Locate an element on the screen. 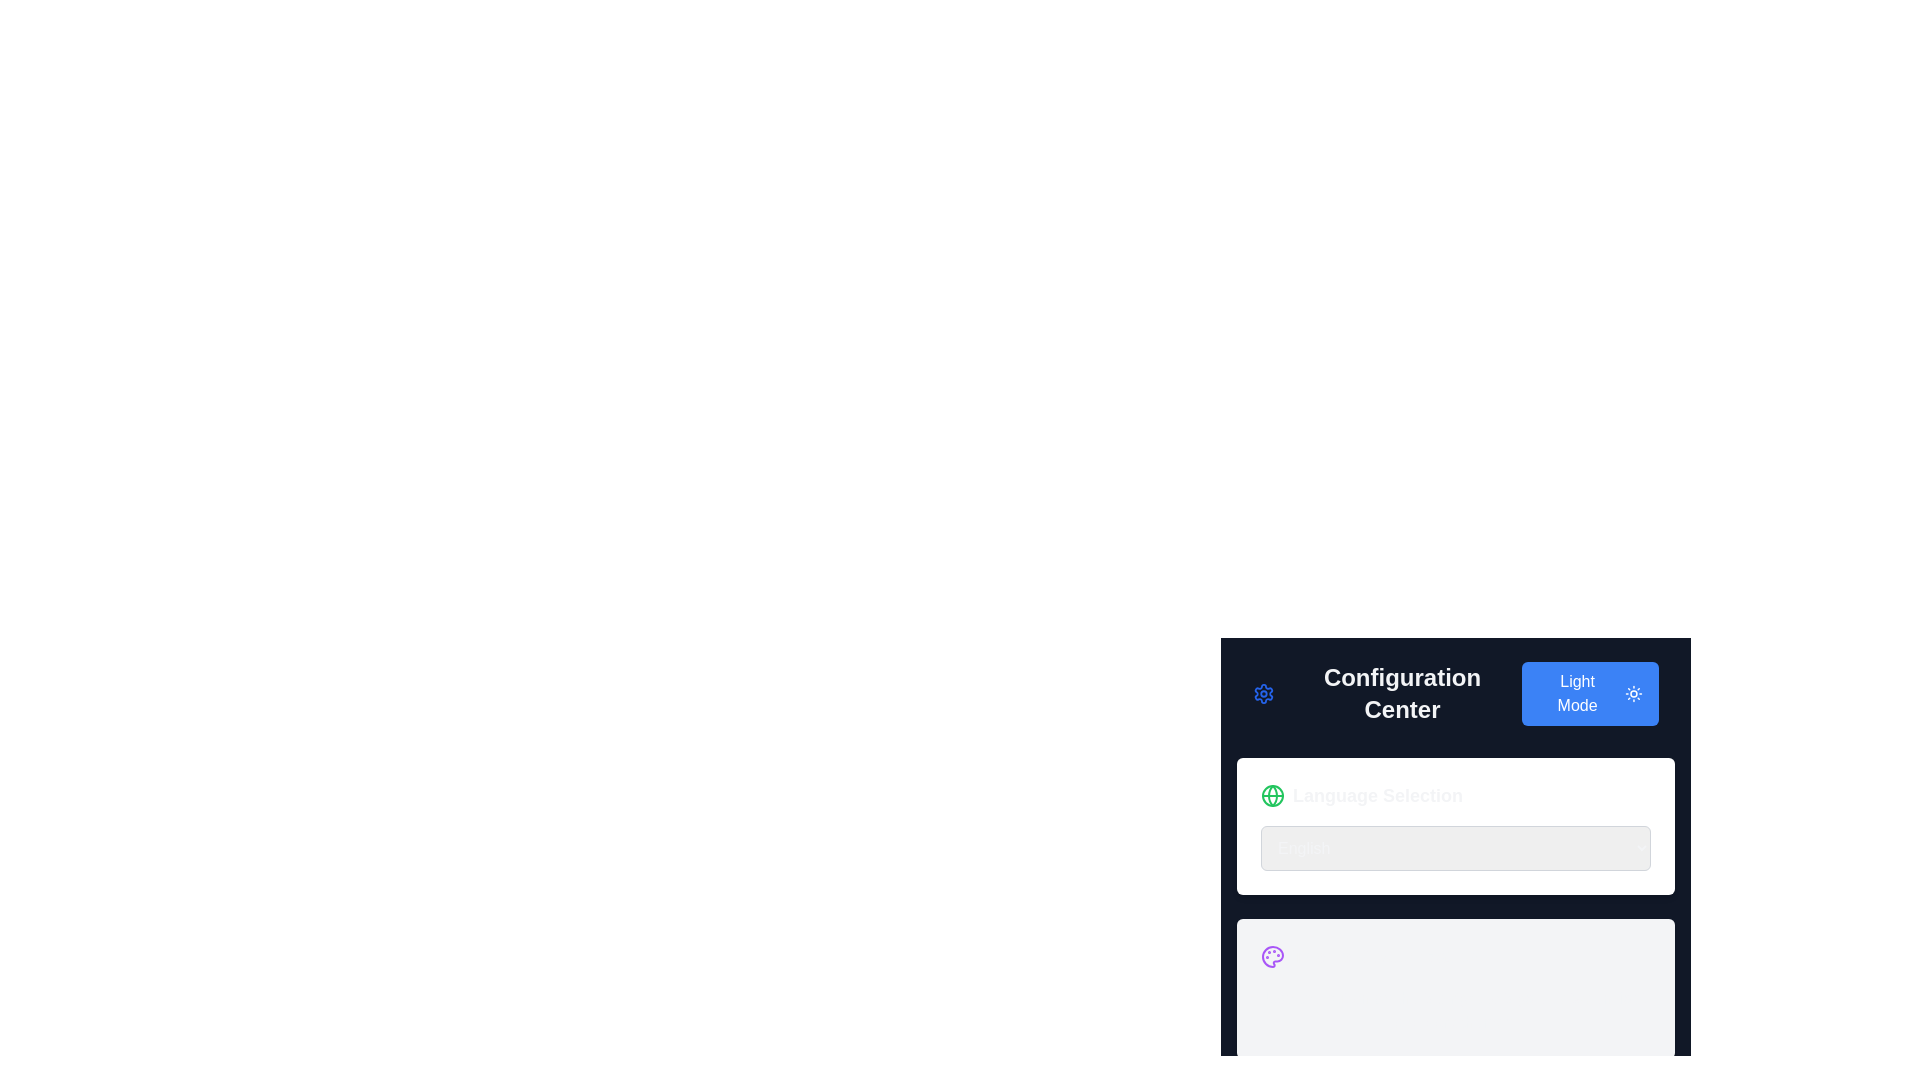 Image resolution: width=1920 pixels, height=1080 pixels. the blue gear-shaped icon representing settings, located to the left of the 'Configuration Center' text label is located at coordinates (1262, 693).